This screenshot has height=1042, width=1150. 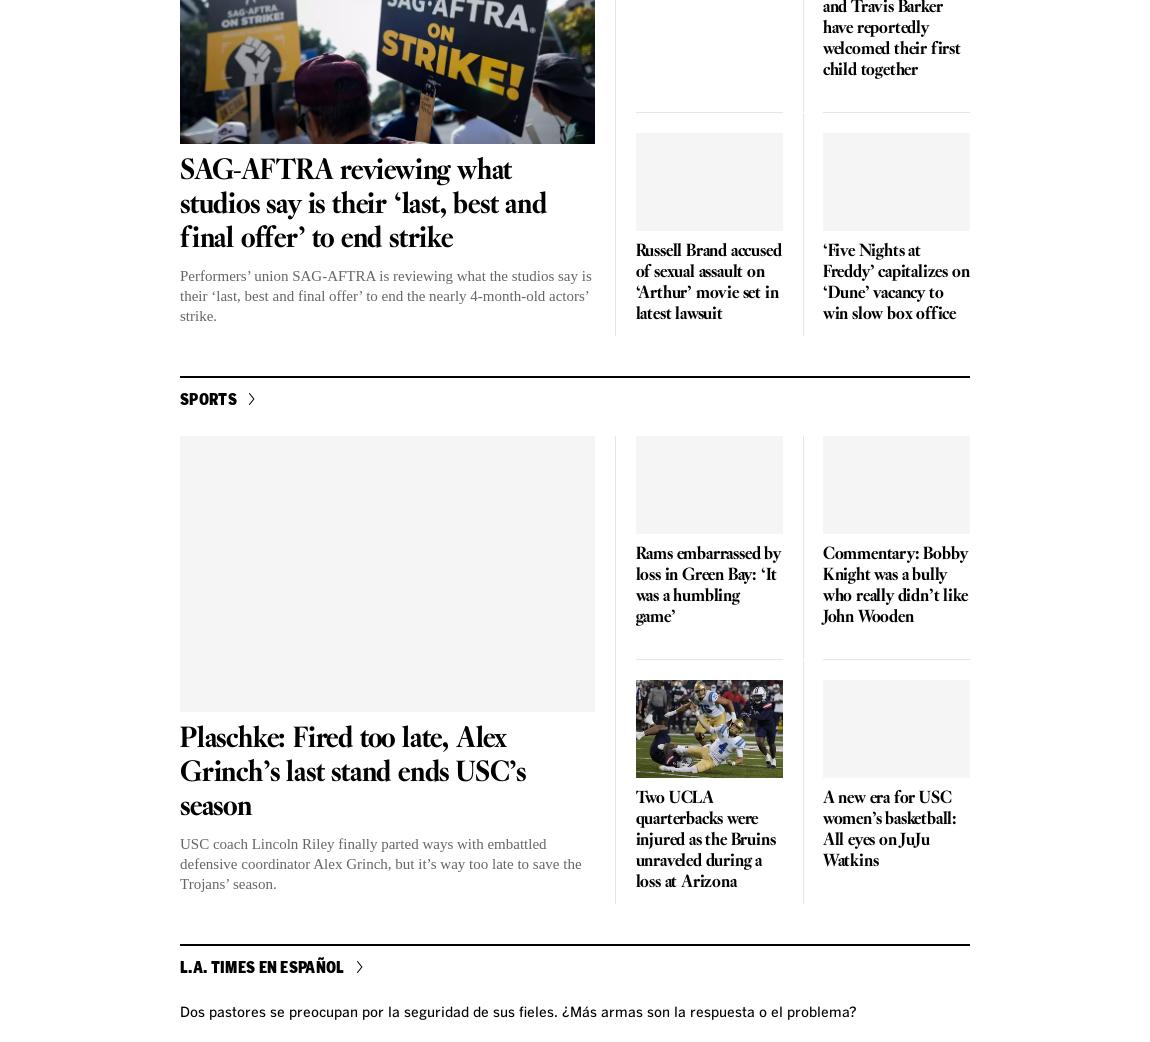 I want to click on 'Rams embarrassed by loss in Green Bay: ‘It was a humbling game’', so click(x=634, y=585).